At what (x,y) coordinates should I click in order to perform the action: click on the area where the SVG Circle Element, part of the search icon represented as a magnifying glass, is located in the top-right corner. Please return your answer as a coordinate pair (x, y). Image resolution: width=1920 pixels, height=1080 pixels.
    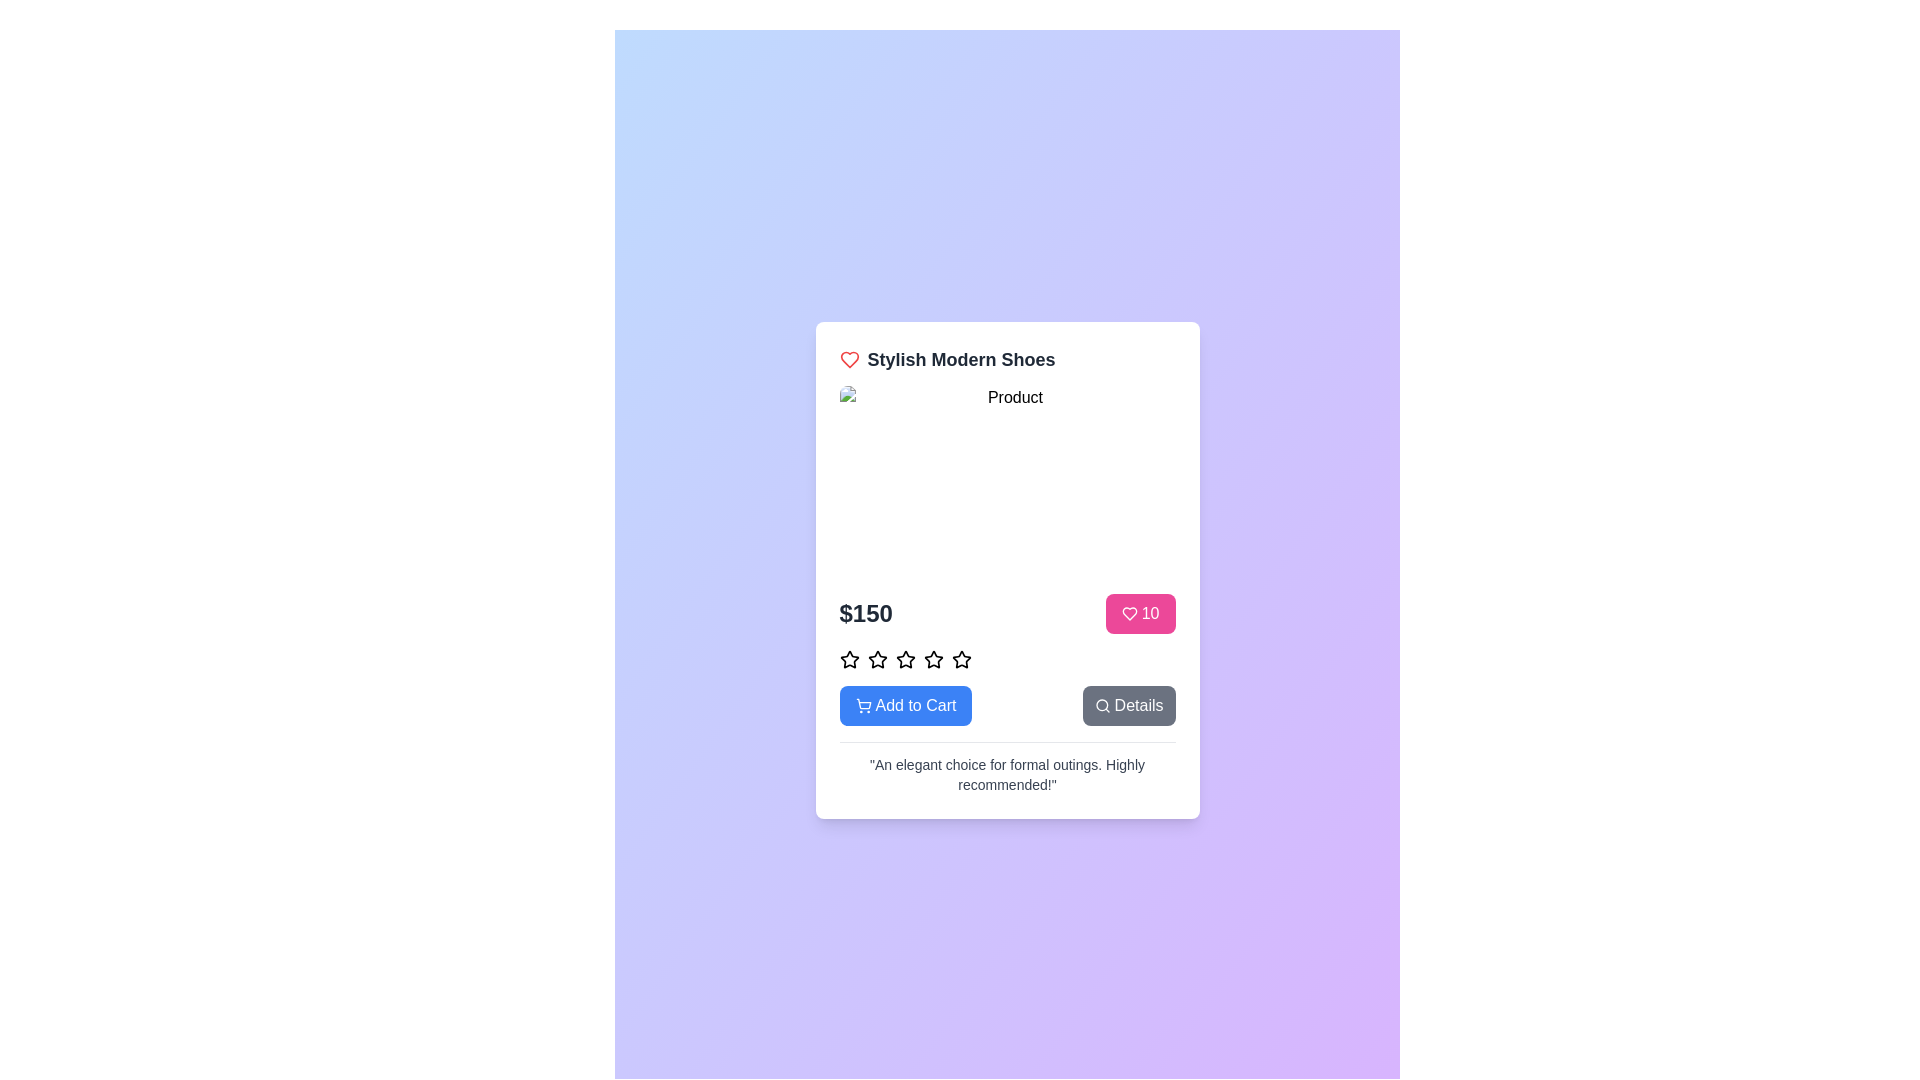
    Looking at the image, I should click on (1100, 703).